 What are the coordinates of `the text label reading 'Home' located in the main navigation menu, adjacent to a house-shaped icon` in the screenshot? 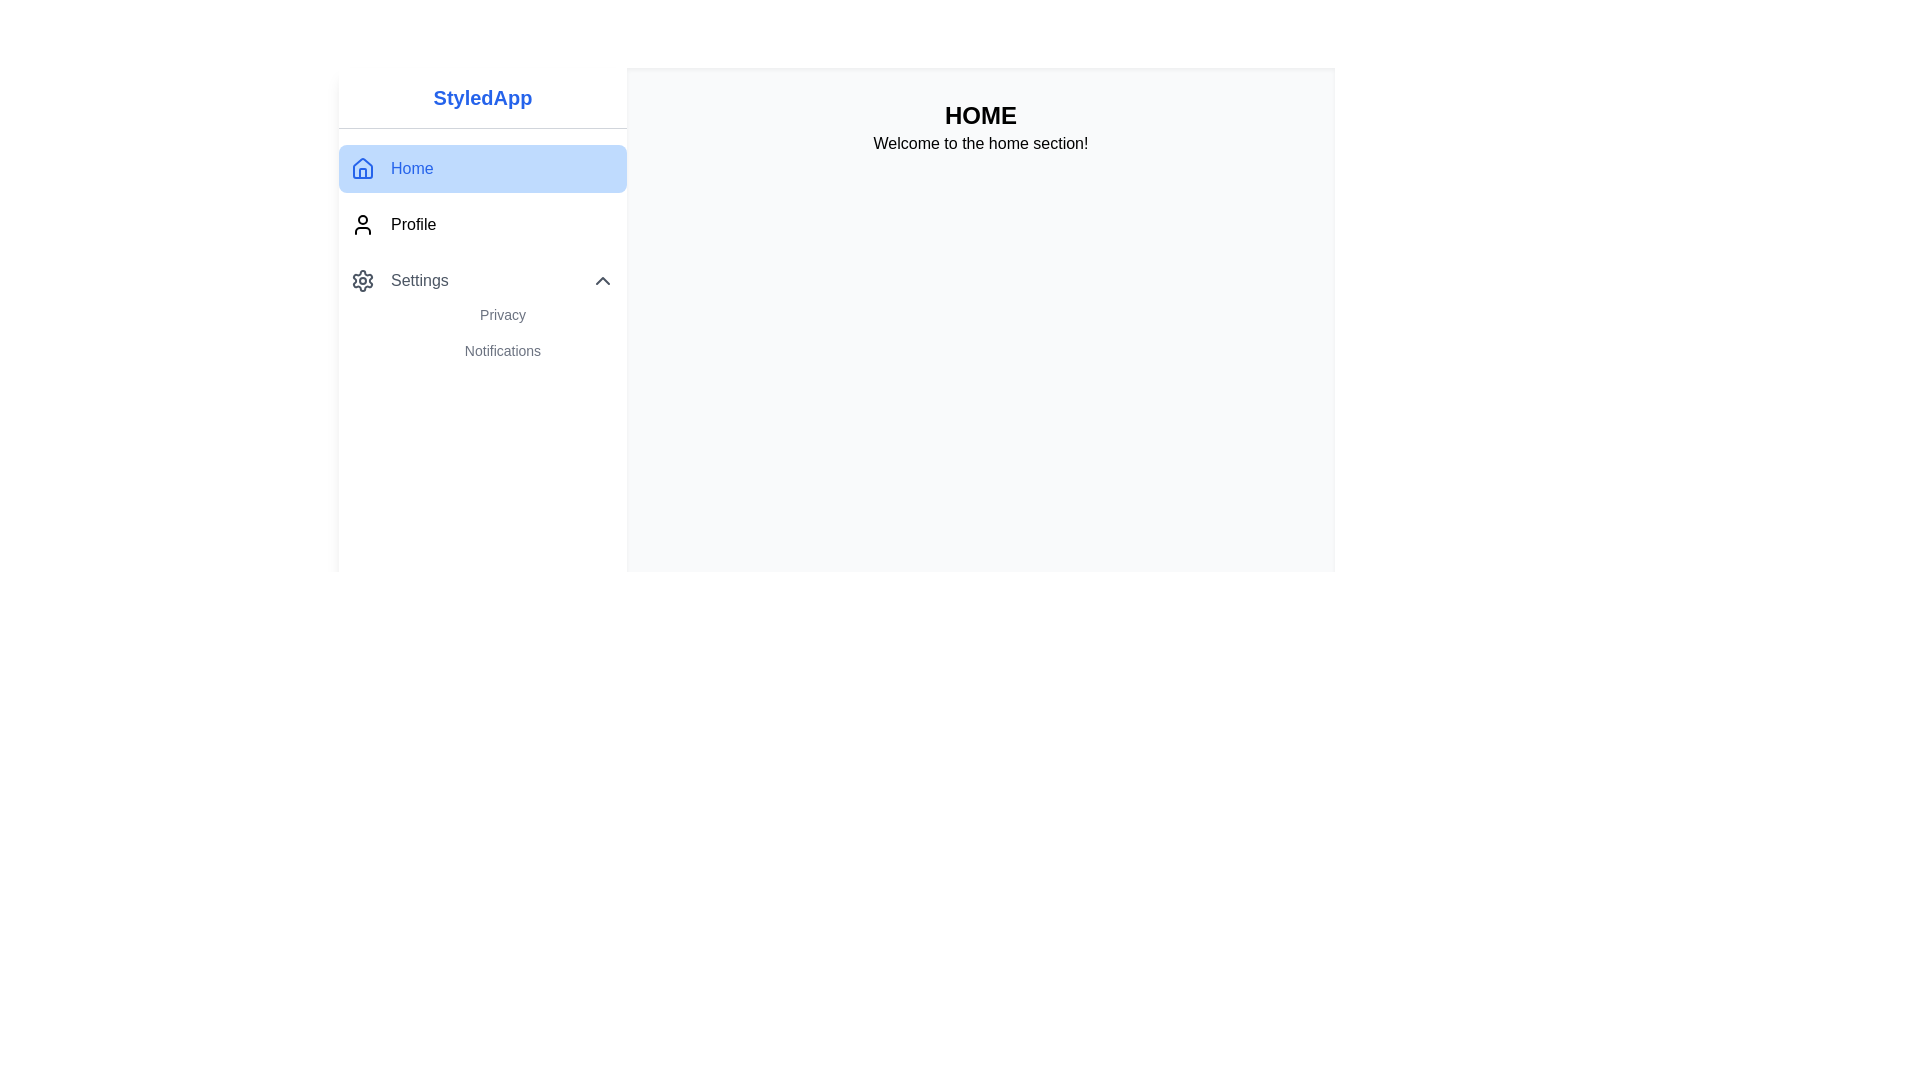 It's located at (411, 168).